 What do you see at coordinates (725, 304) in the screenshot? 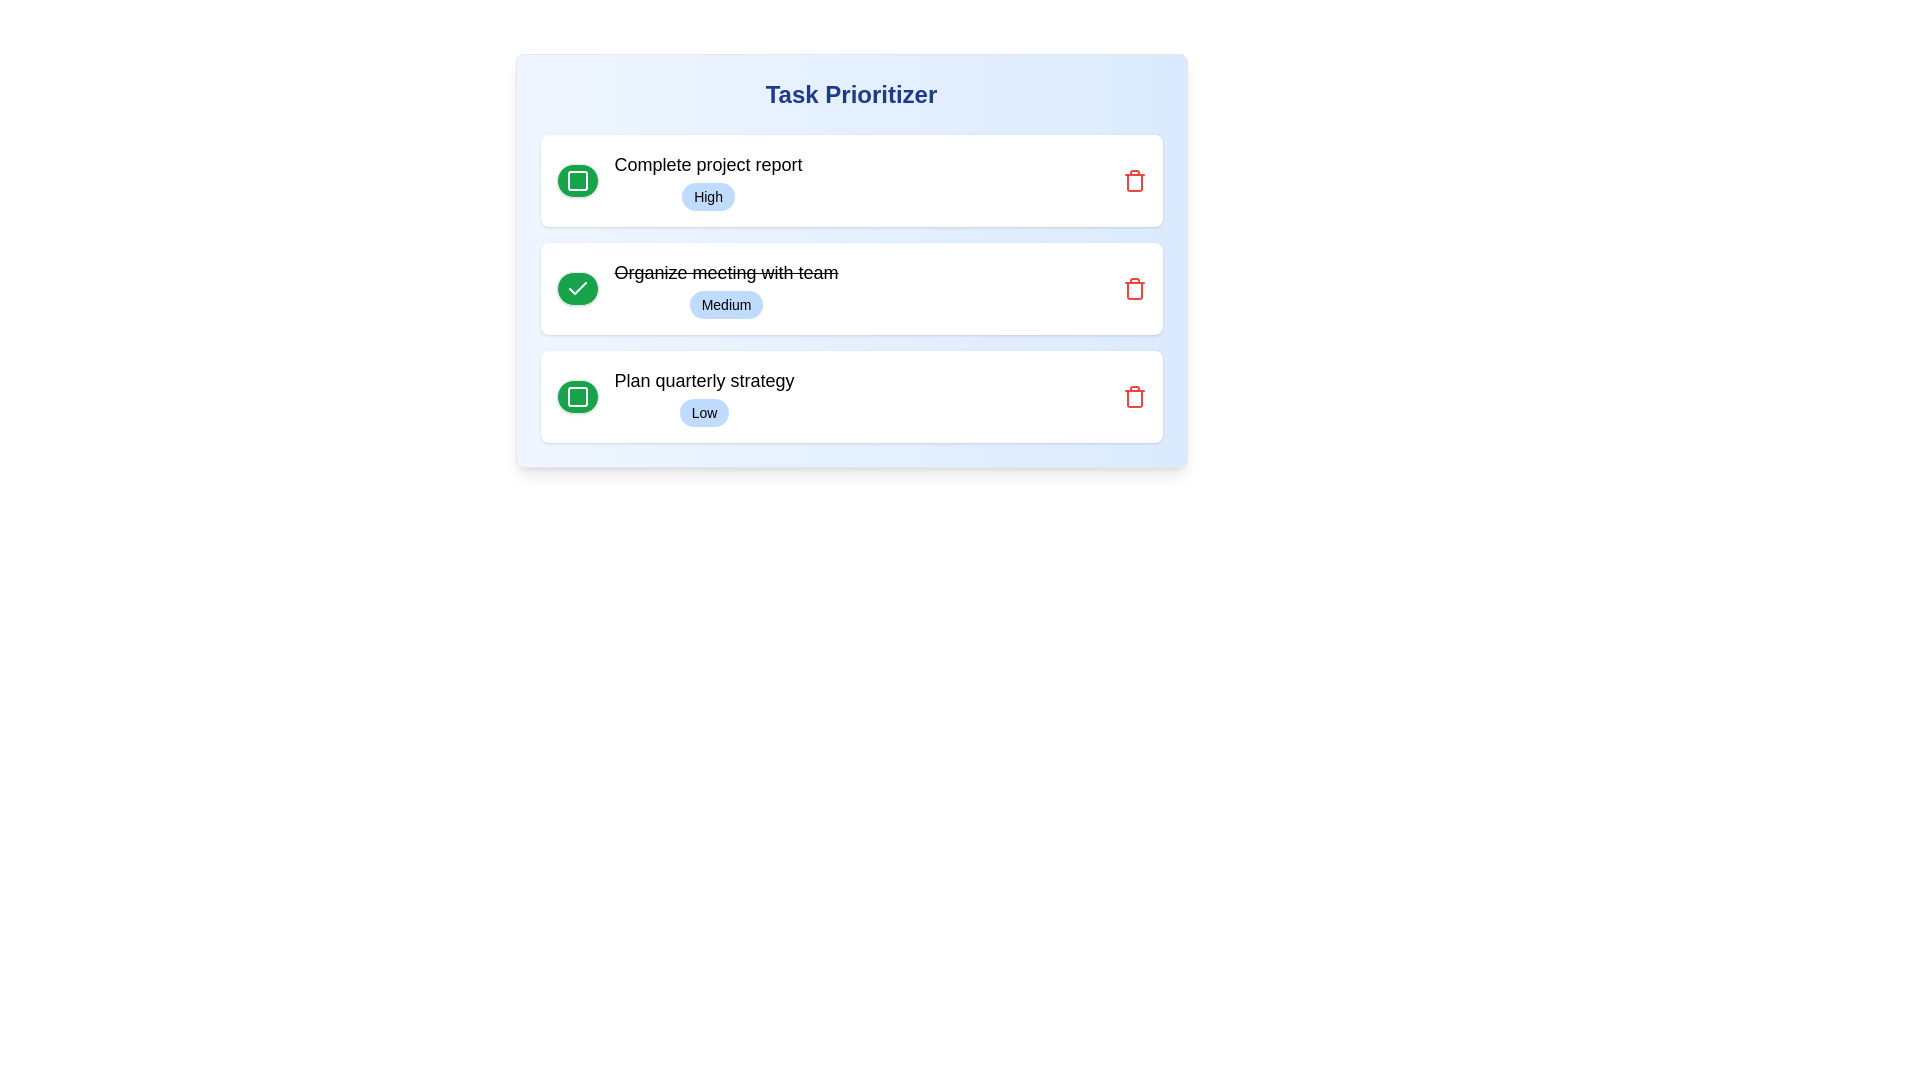
I see `the pill-shaped badge labeled 'Medium' with a light blue background, located in the second task block beneath the struck-through title 'Organize meeting with team'` at bounding box center [725, 304].